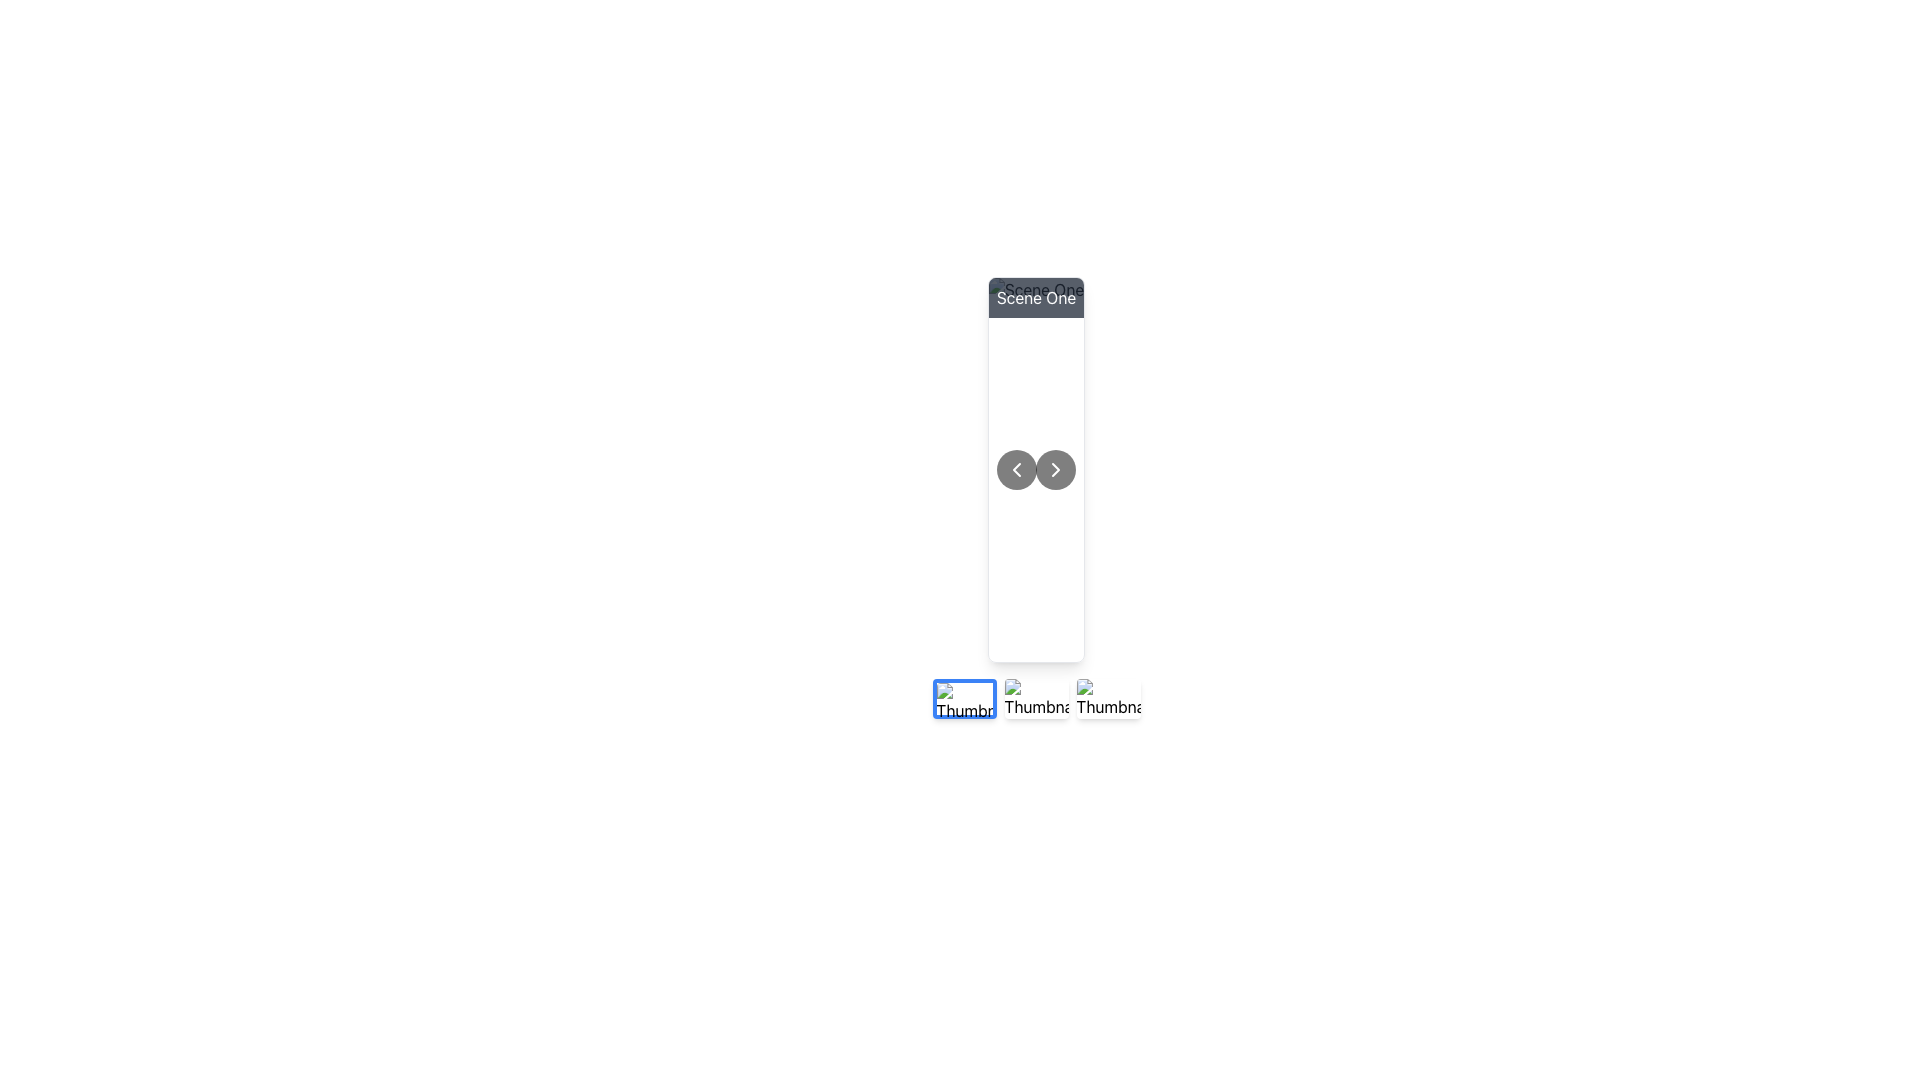  I want to click on the rightward-pointing chevron icon located in the center of the circular navigation button under the 'Scene One' header, so click(1055, 470).